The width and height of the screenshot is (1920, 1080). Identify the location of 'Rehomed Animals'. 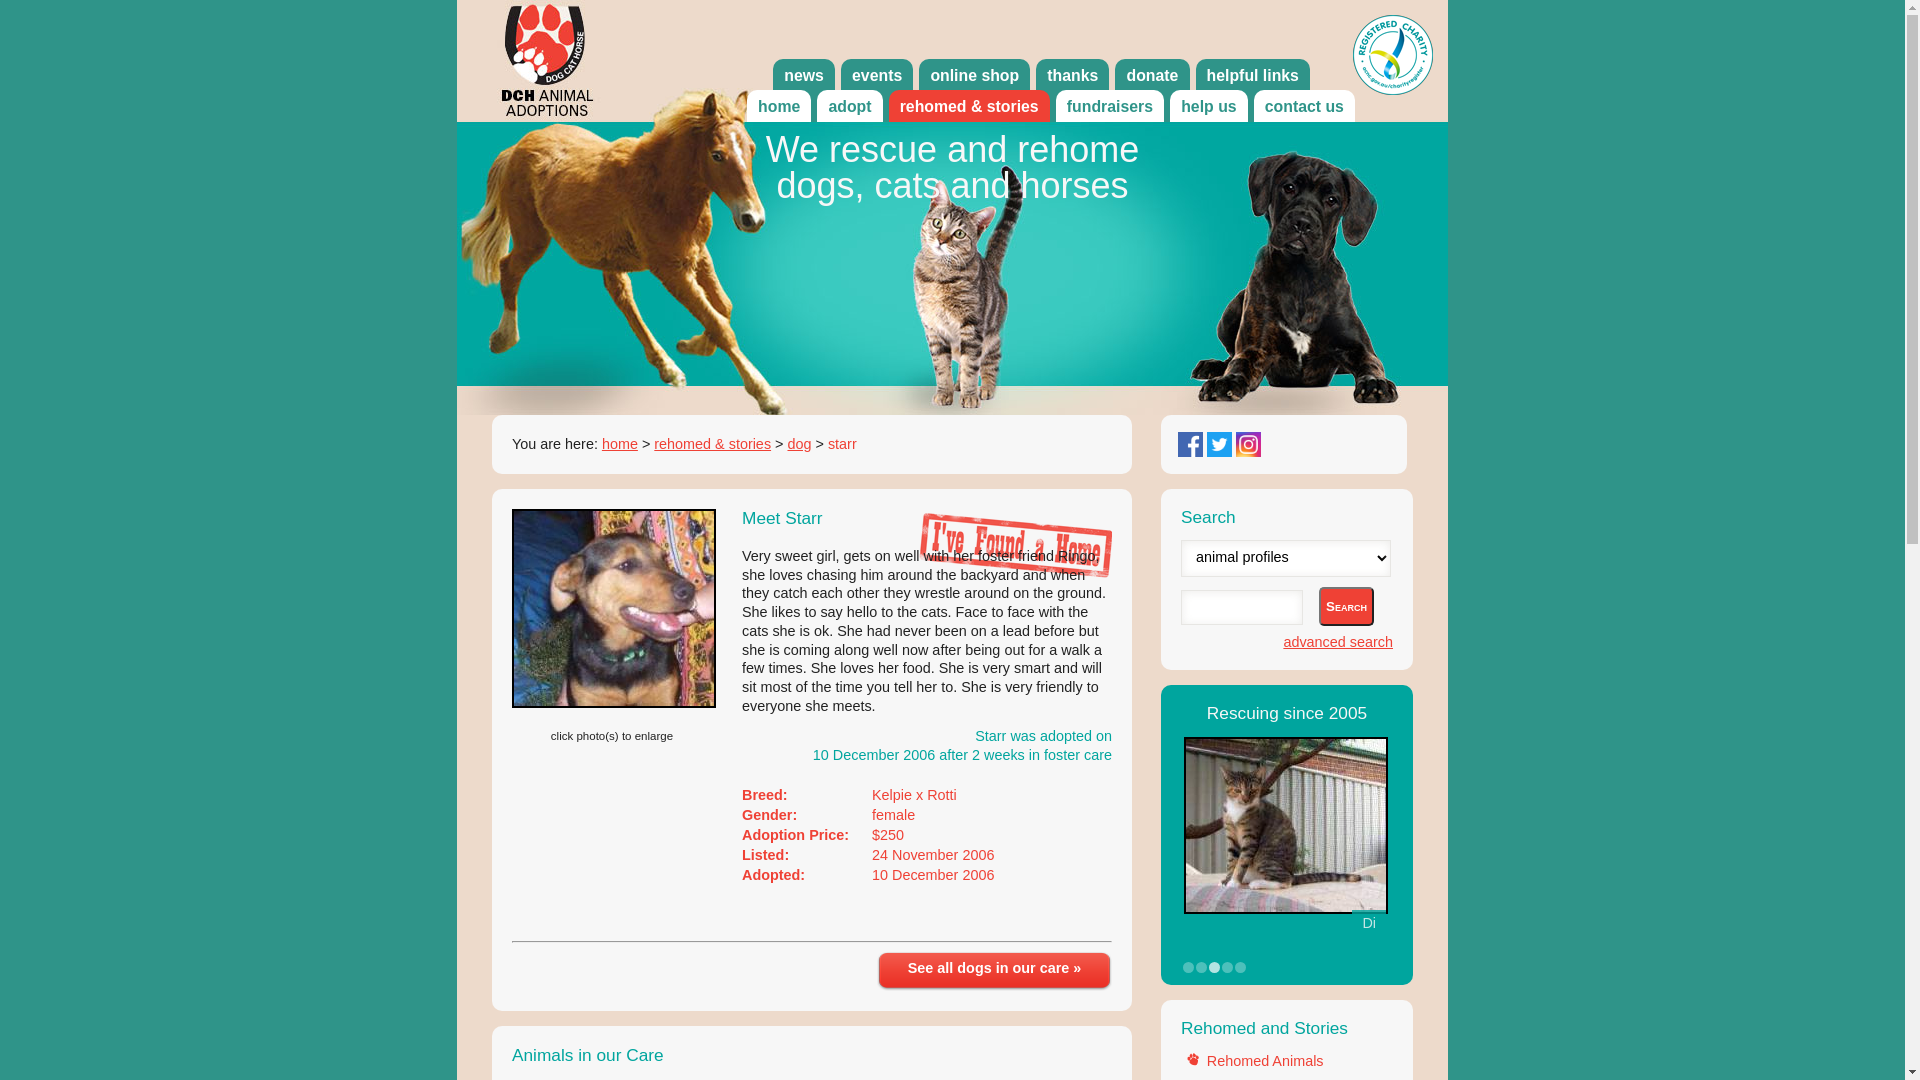
(1205, 1059).